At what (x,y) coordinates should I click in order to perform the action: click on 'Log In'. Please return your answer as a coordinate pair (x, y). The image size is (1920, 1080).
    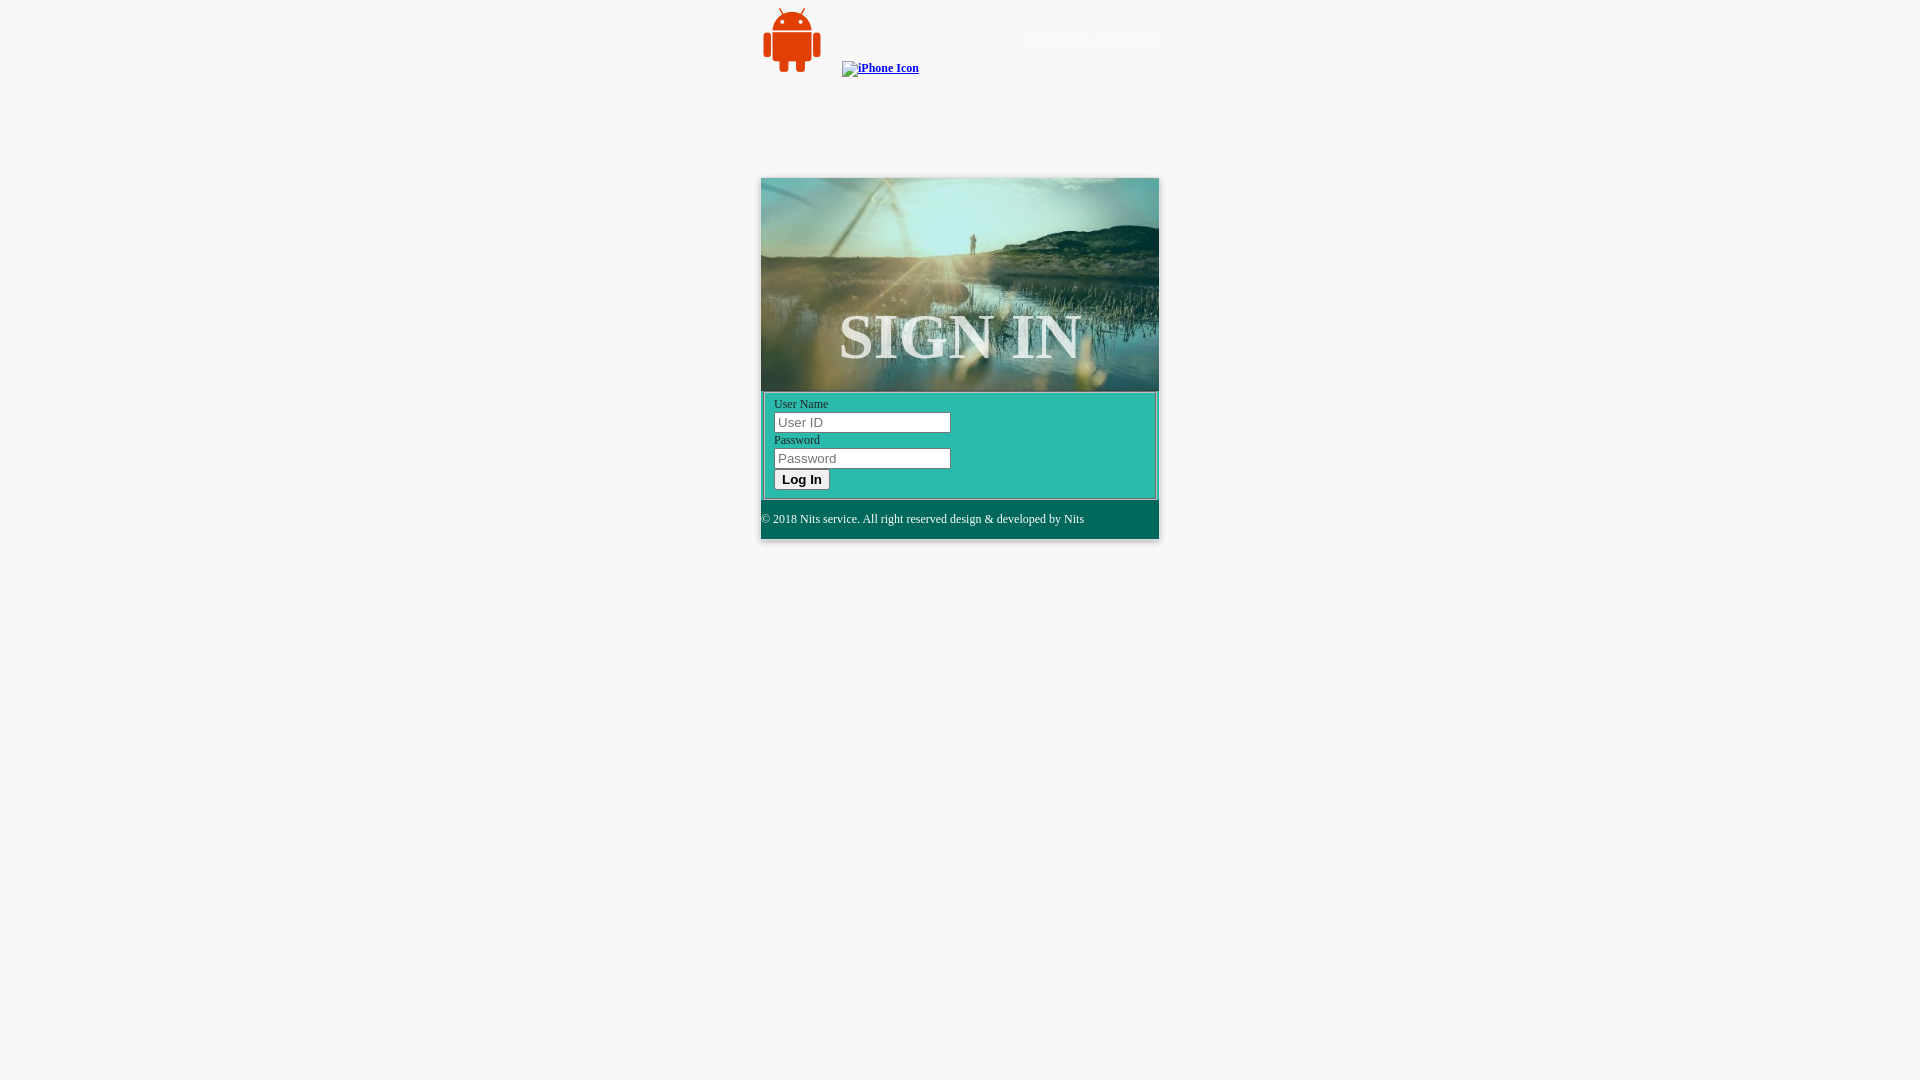
    Looking at the image, I should click on (772, 479).